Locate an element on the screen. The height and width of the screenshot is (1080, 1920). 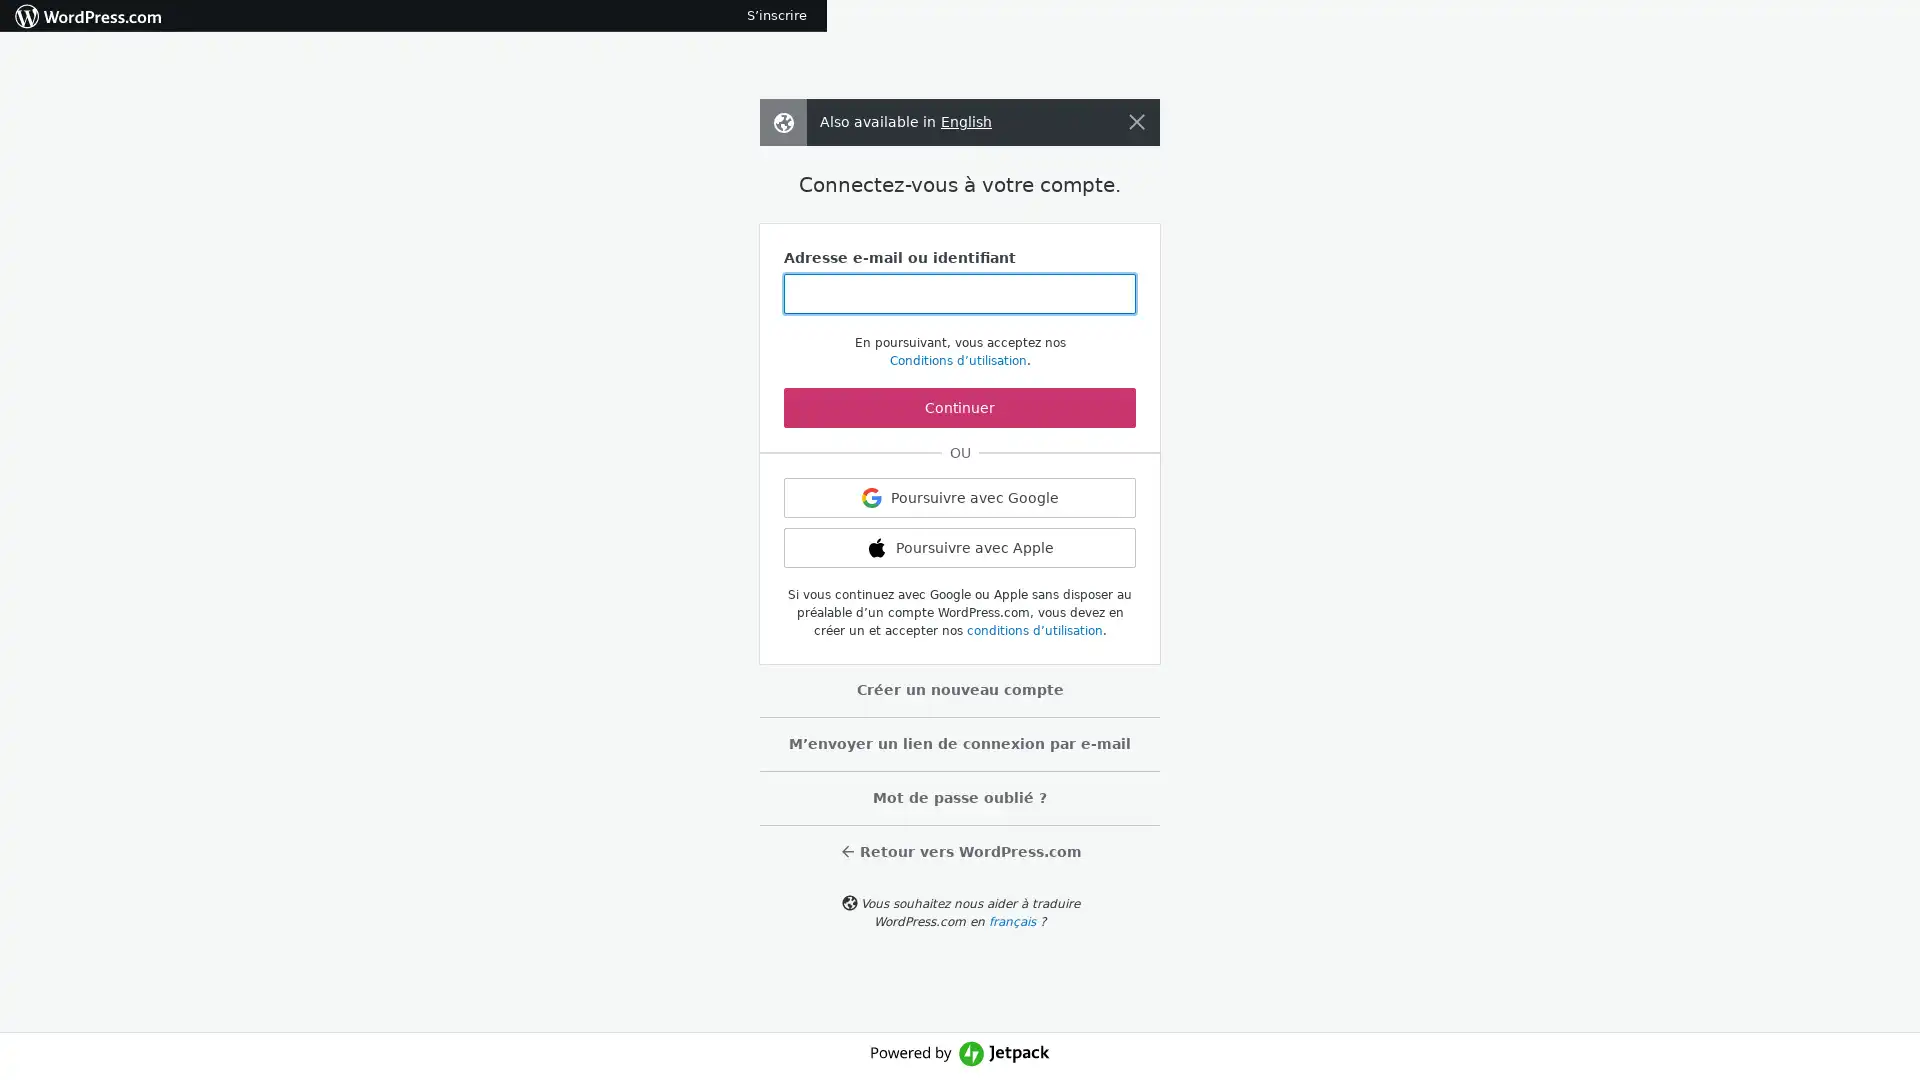
Continuer is located at coordinates (960, 407).